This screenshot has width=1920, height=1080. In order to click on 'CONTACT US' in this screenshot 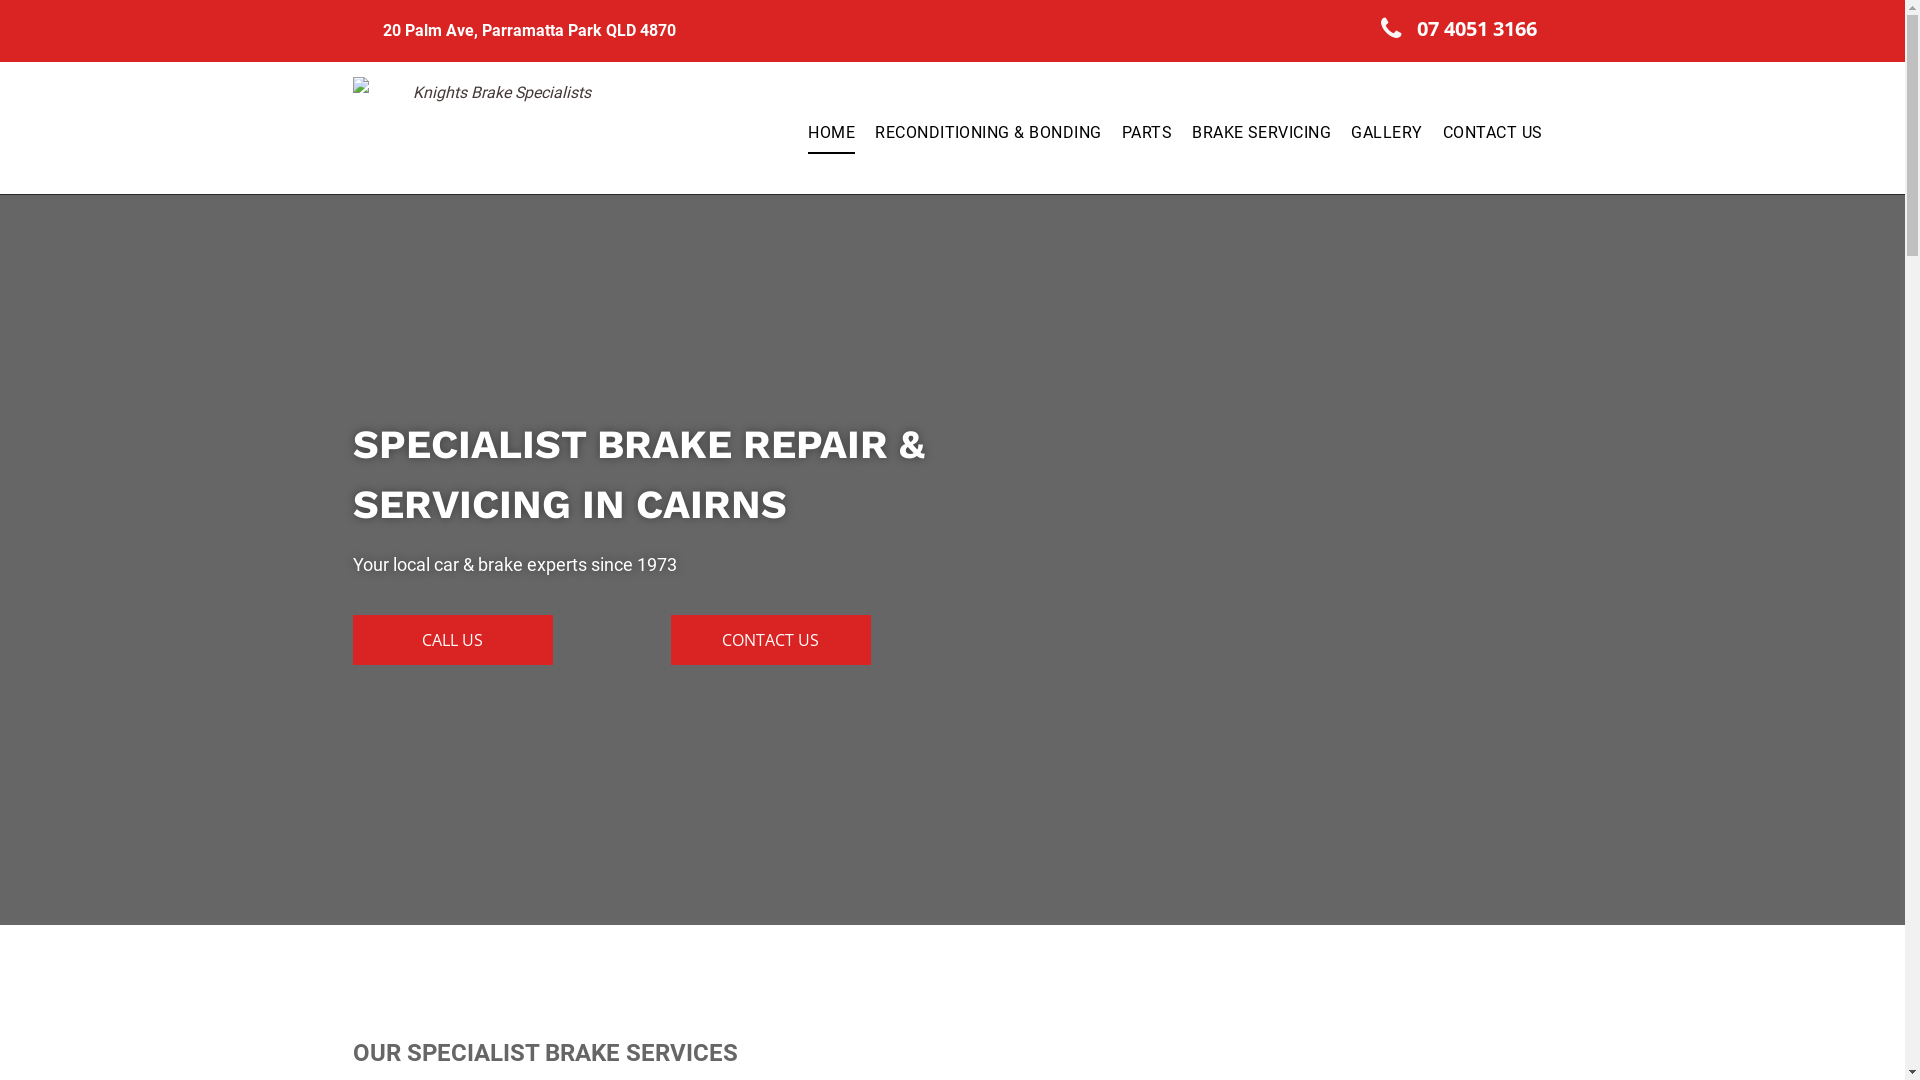, I will do `click(1492, 132)`.